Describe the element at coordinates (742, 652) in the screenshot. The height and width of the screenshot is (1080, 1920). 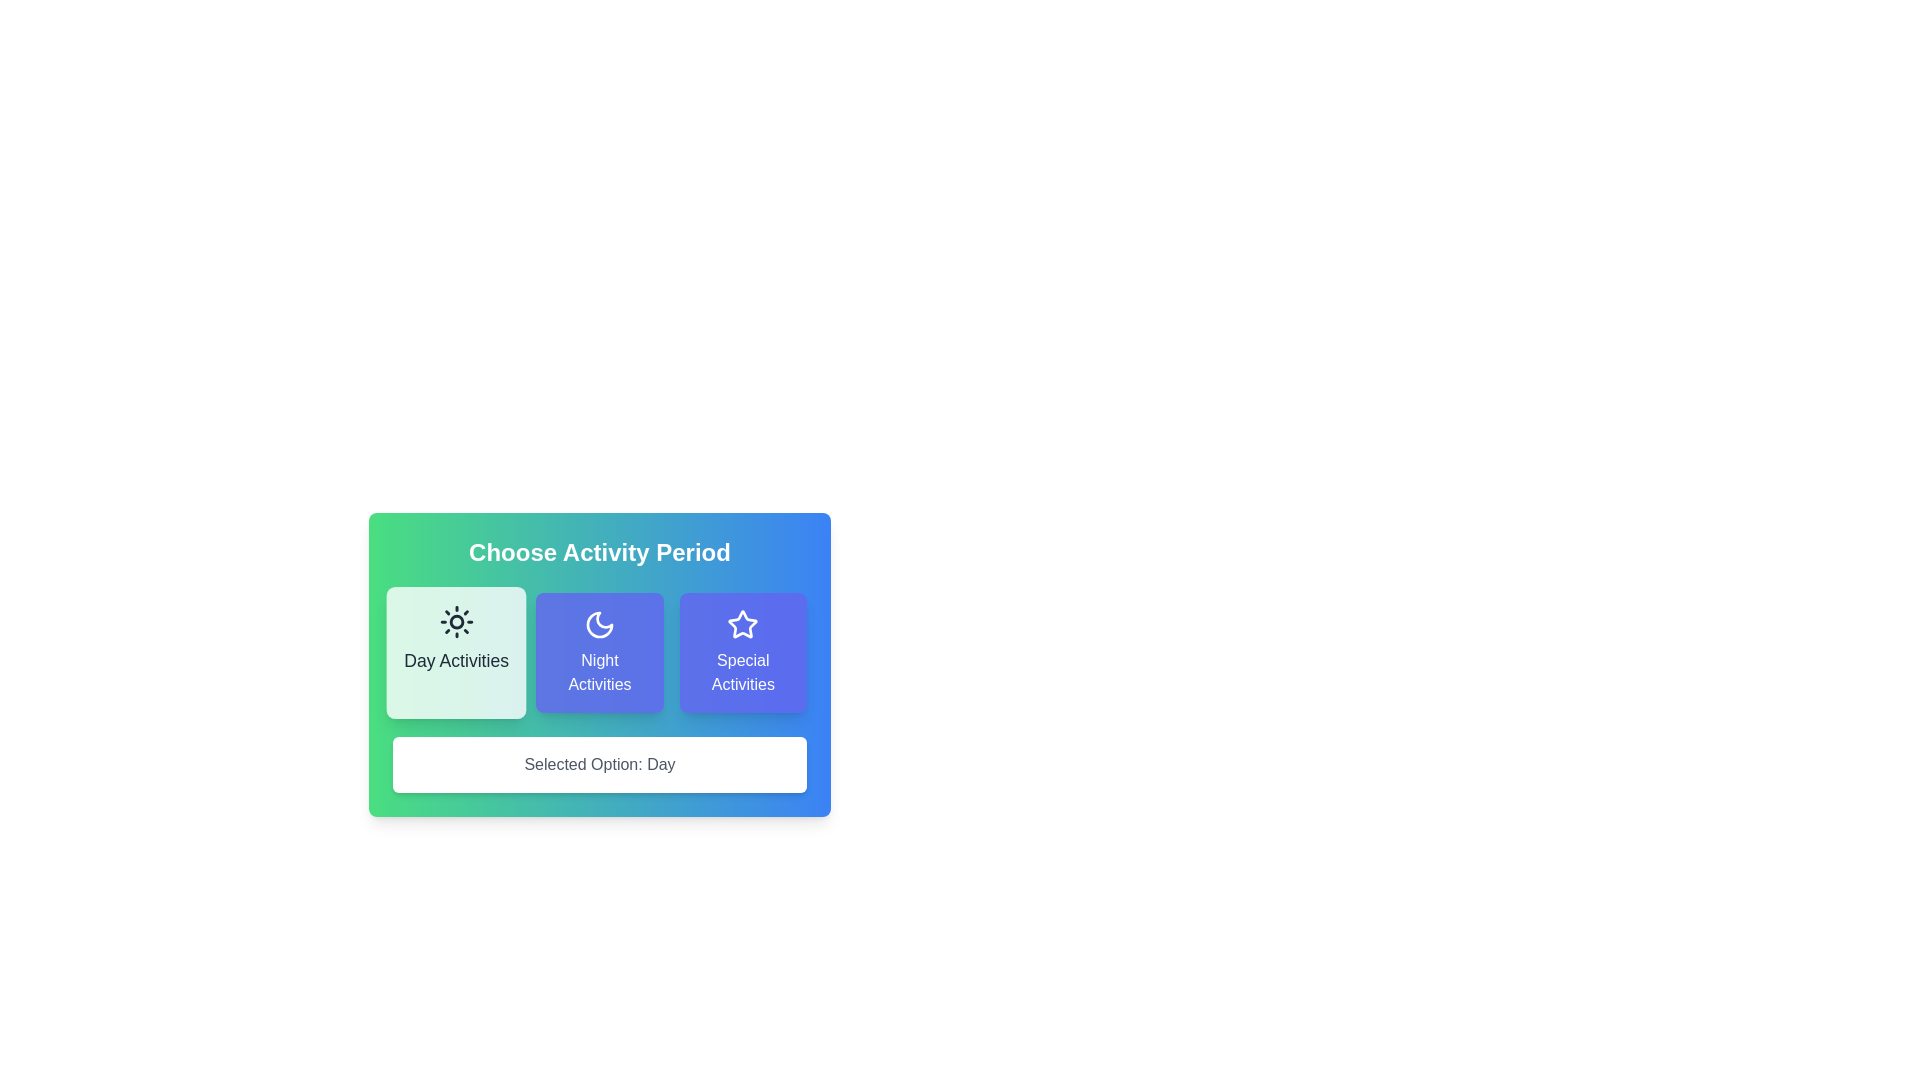
I see `the 'Special Activities' button located at the rightmost side of the row of three buttons` at that location.